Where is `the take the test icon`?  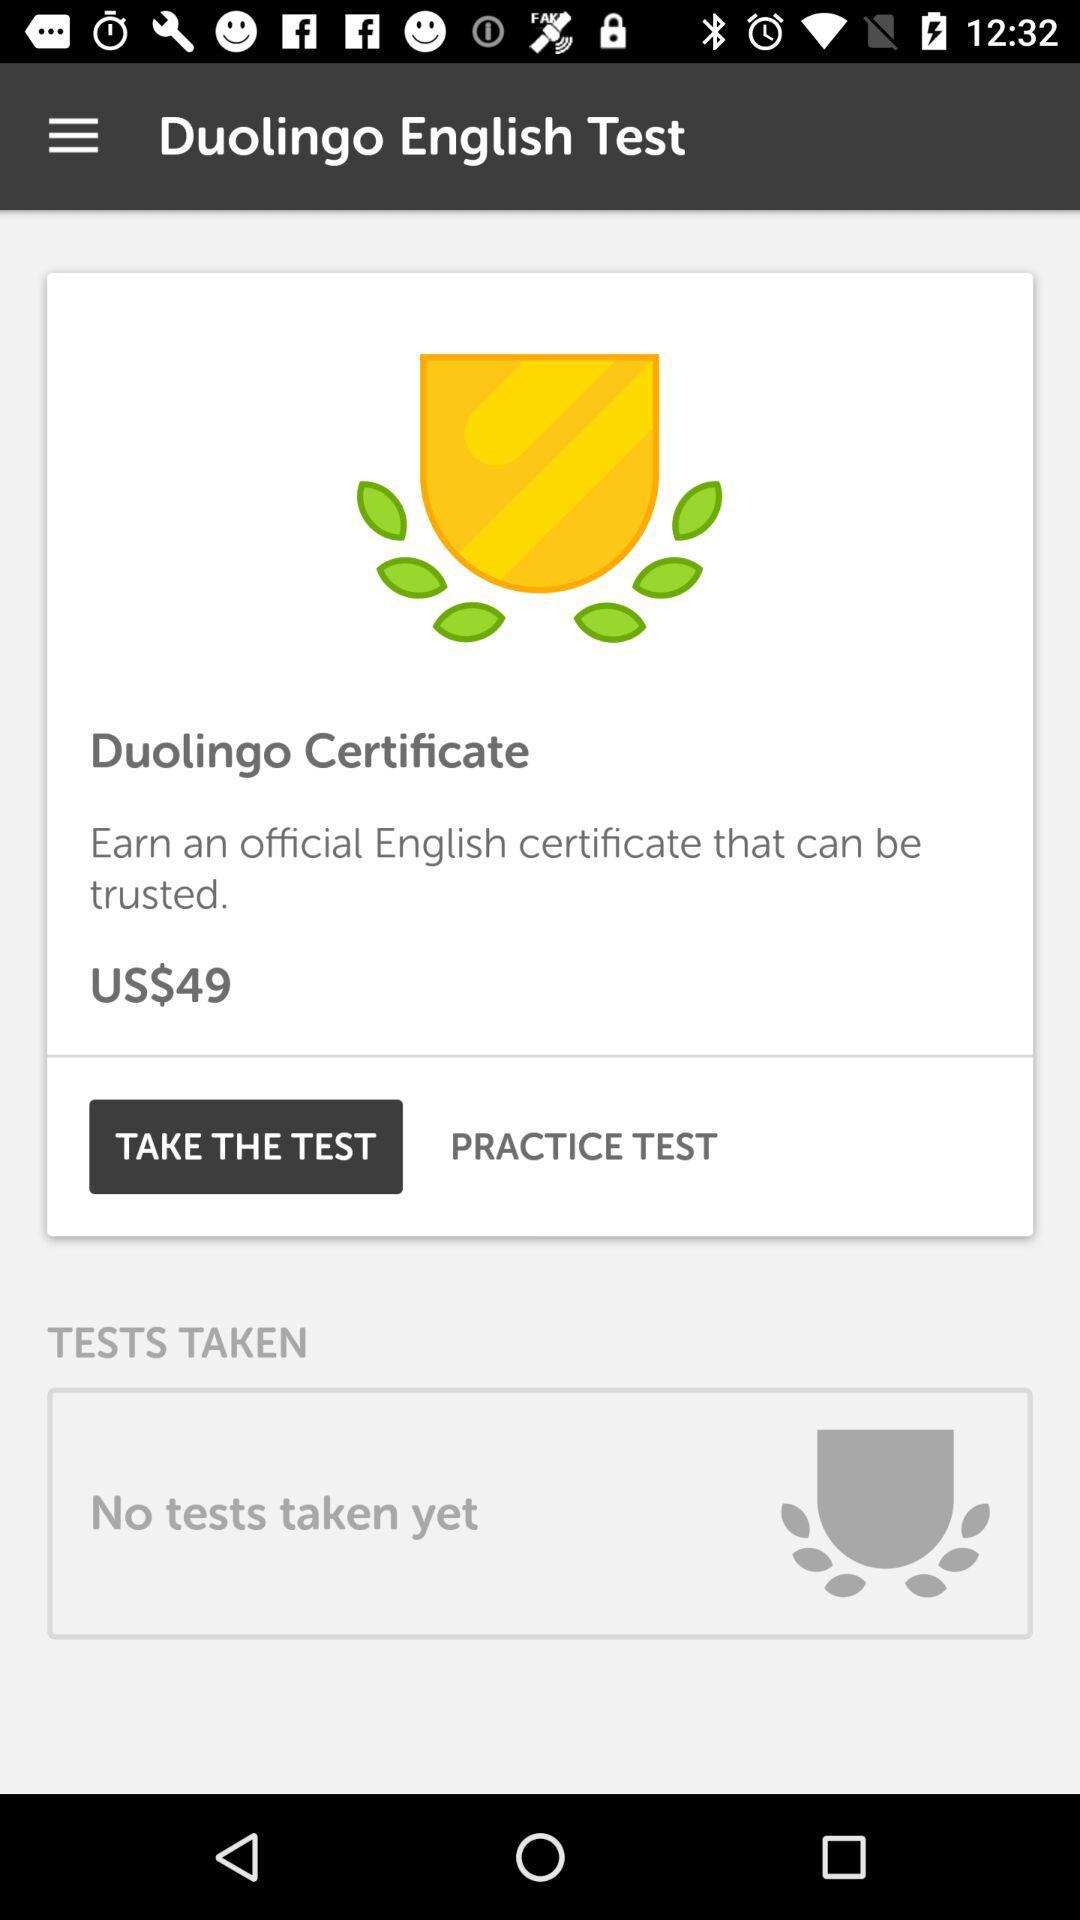
the take the test icon is located at coordinates (245, 1146).